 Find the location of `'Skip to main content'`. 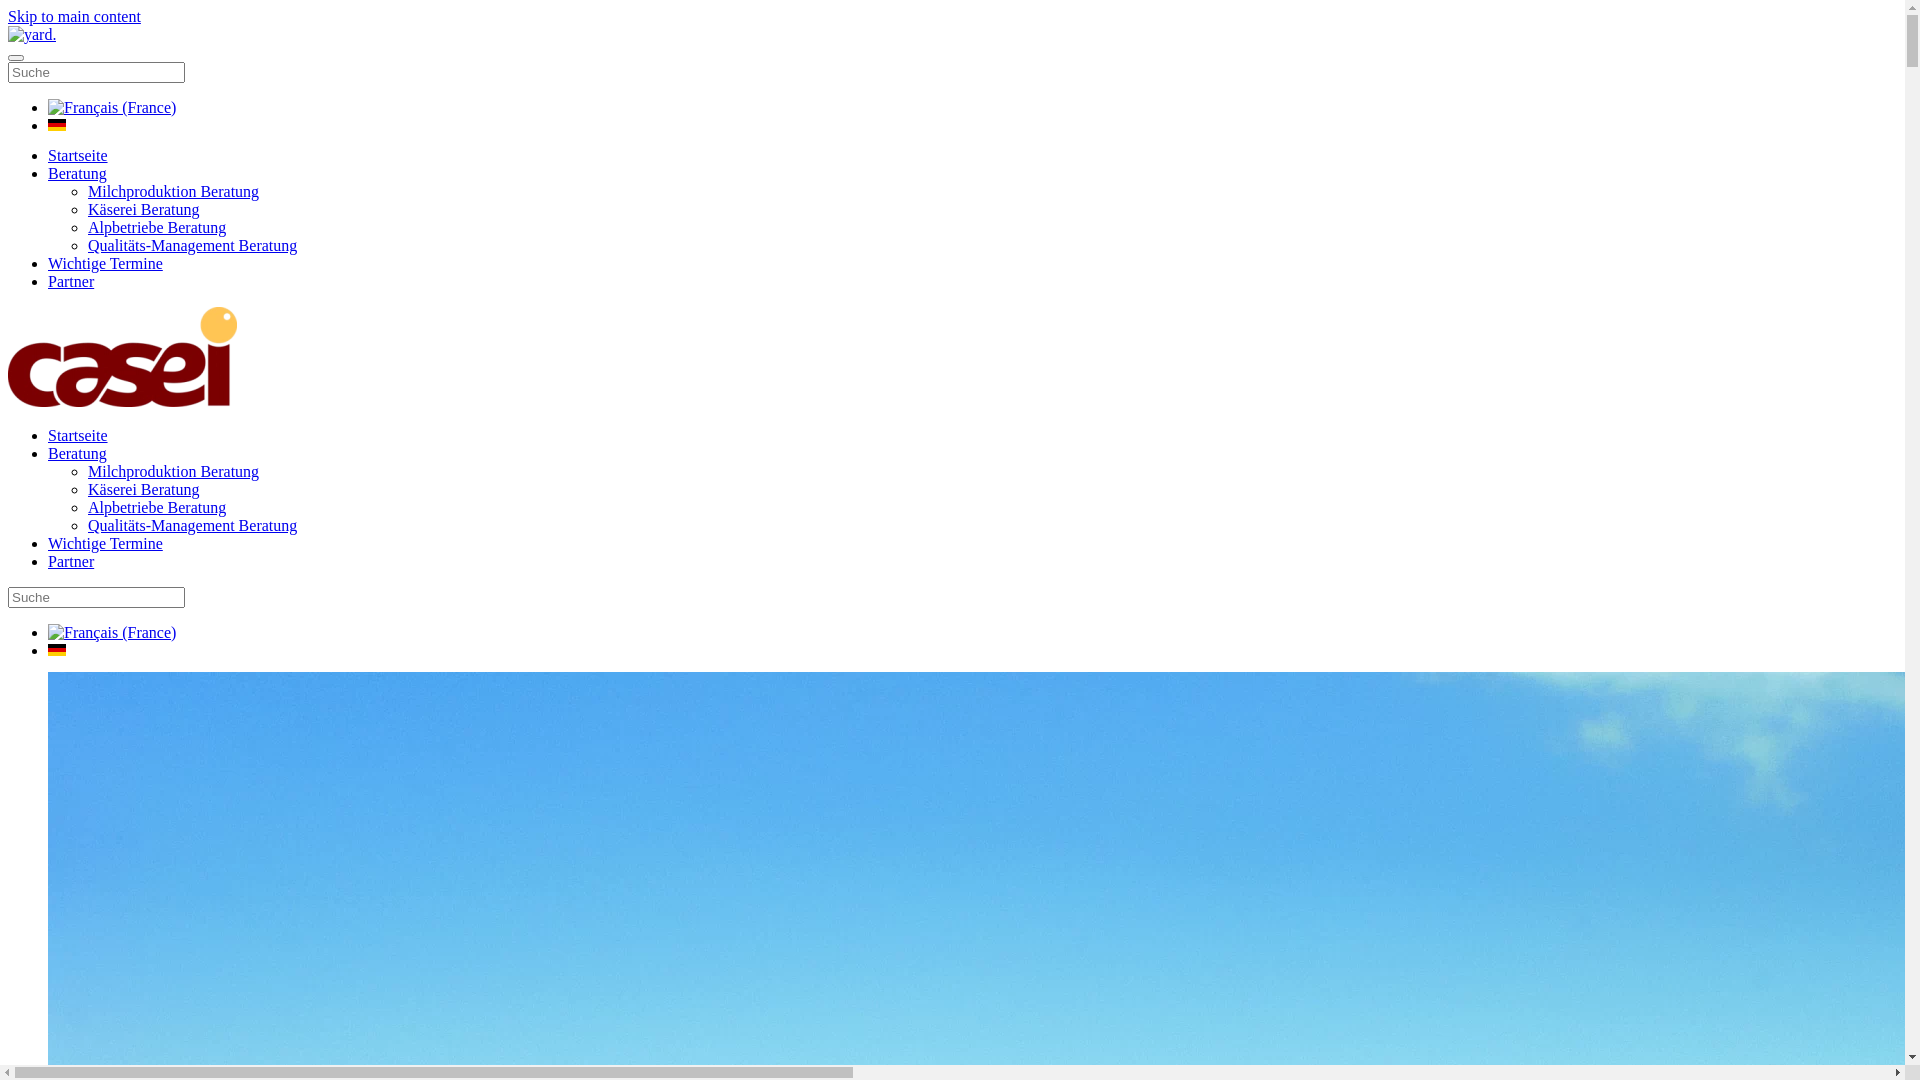

'Skip to main content' is located at coordinates (74, 16).